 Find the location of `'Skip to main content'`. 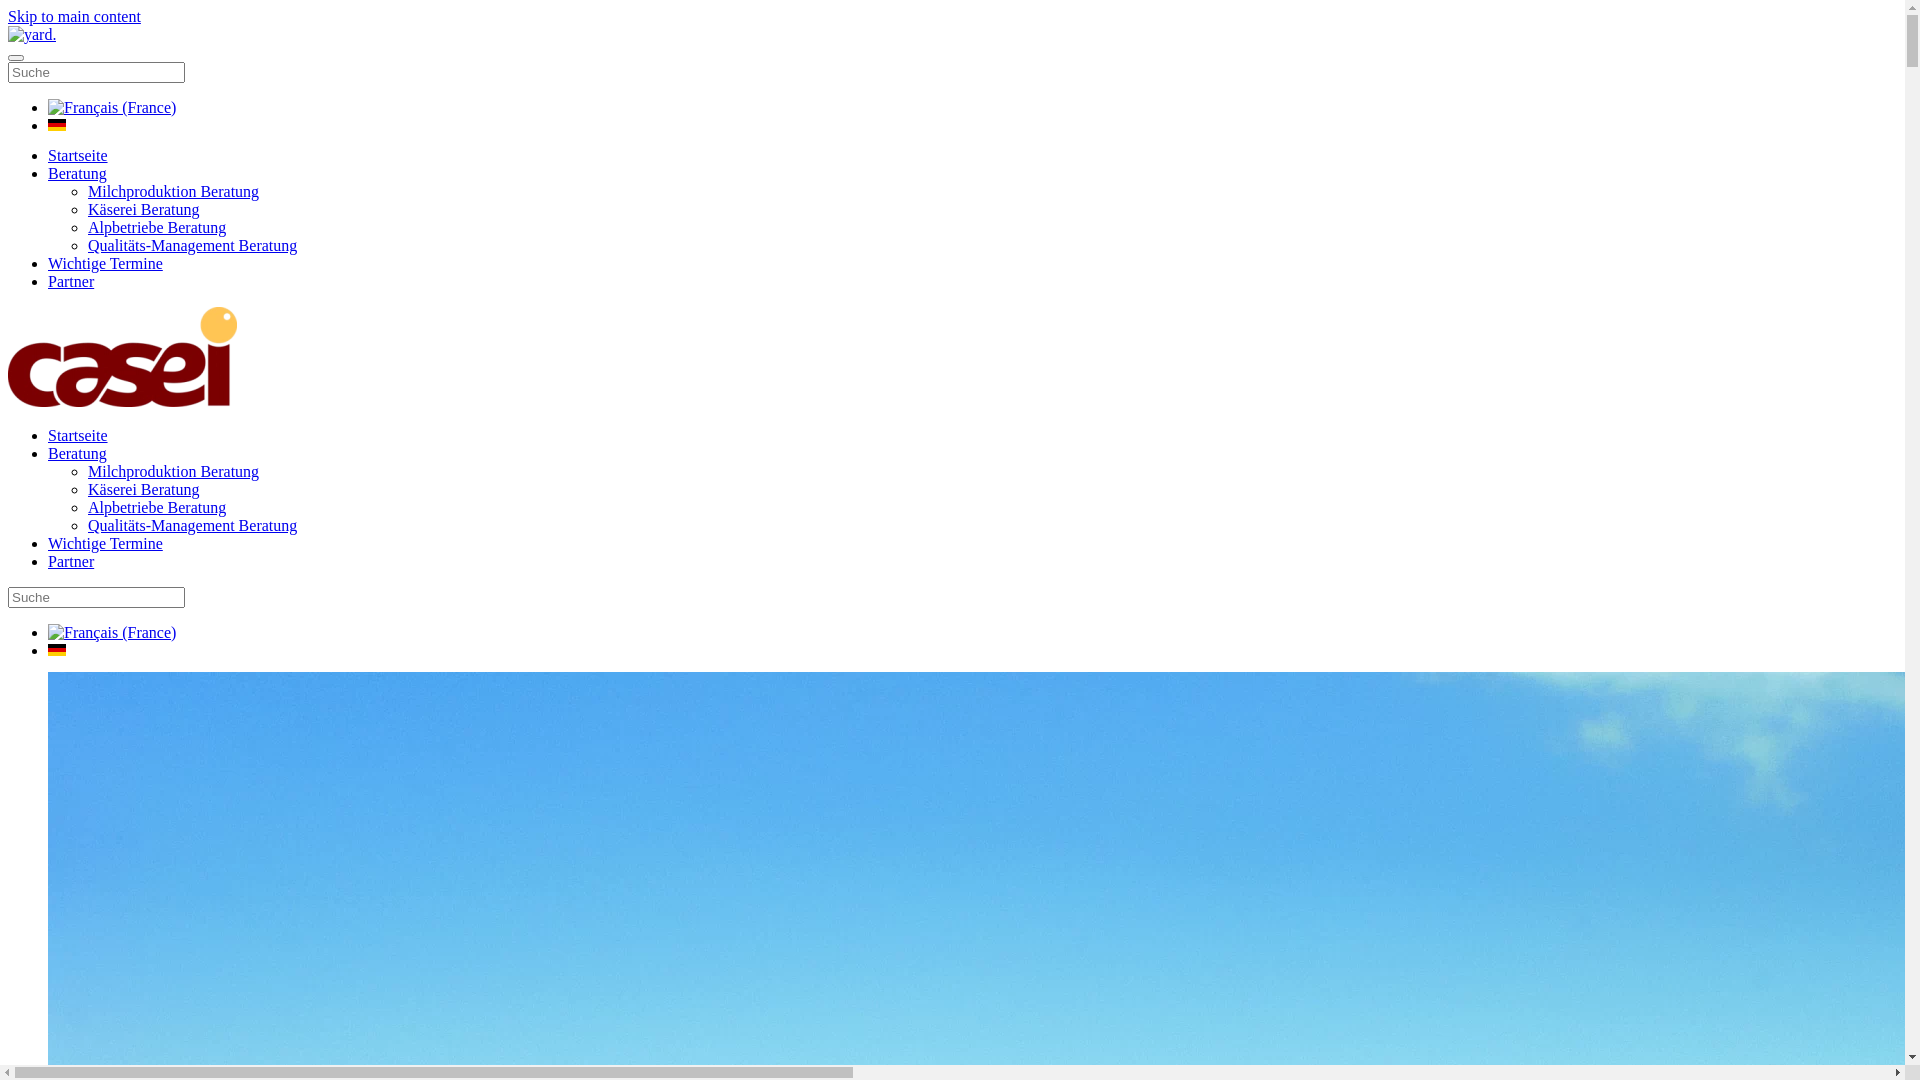

'Skip to main content' is located at coordinates (74, 16).